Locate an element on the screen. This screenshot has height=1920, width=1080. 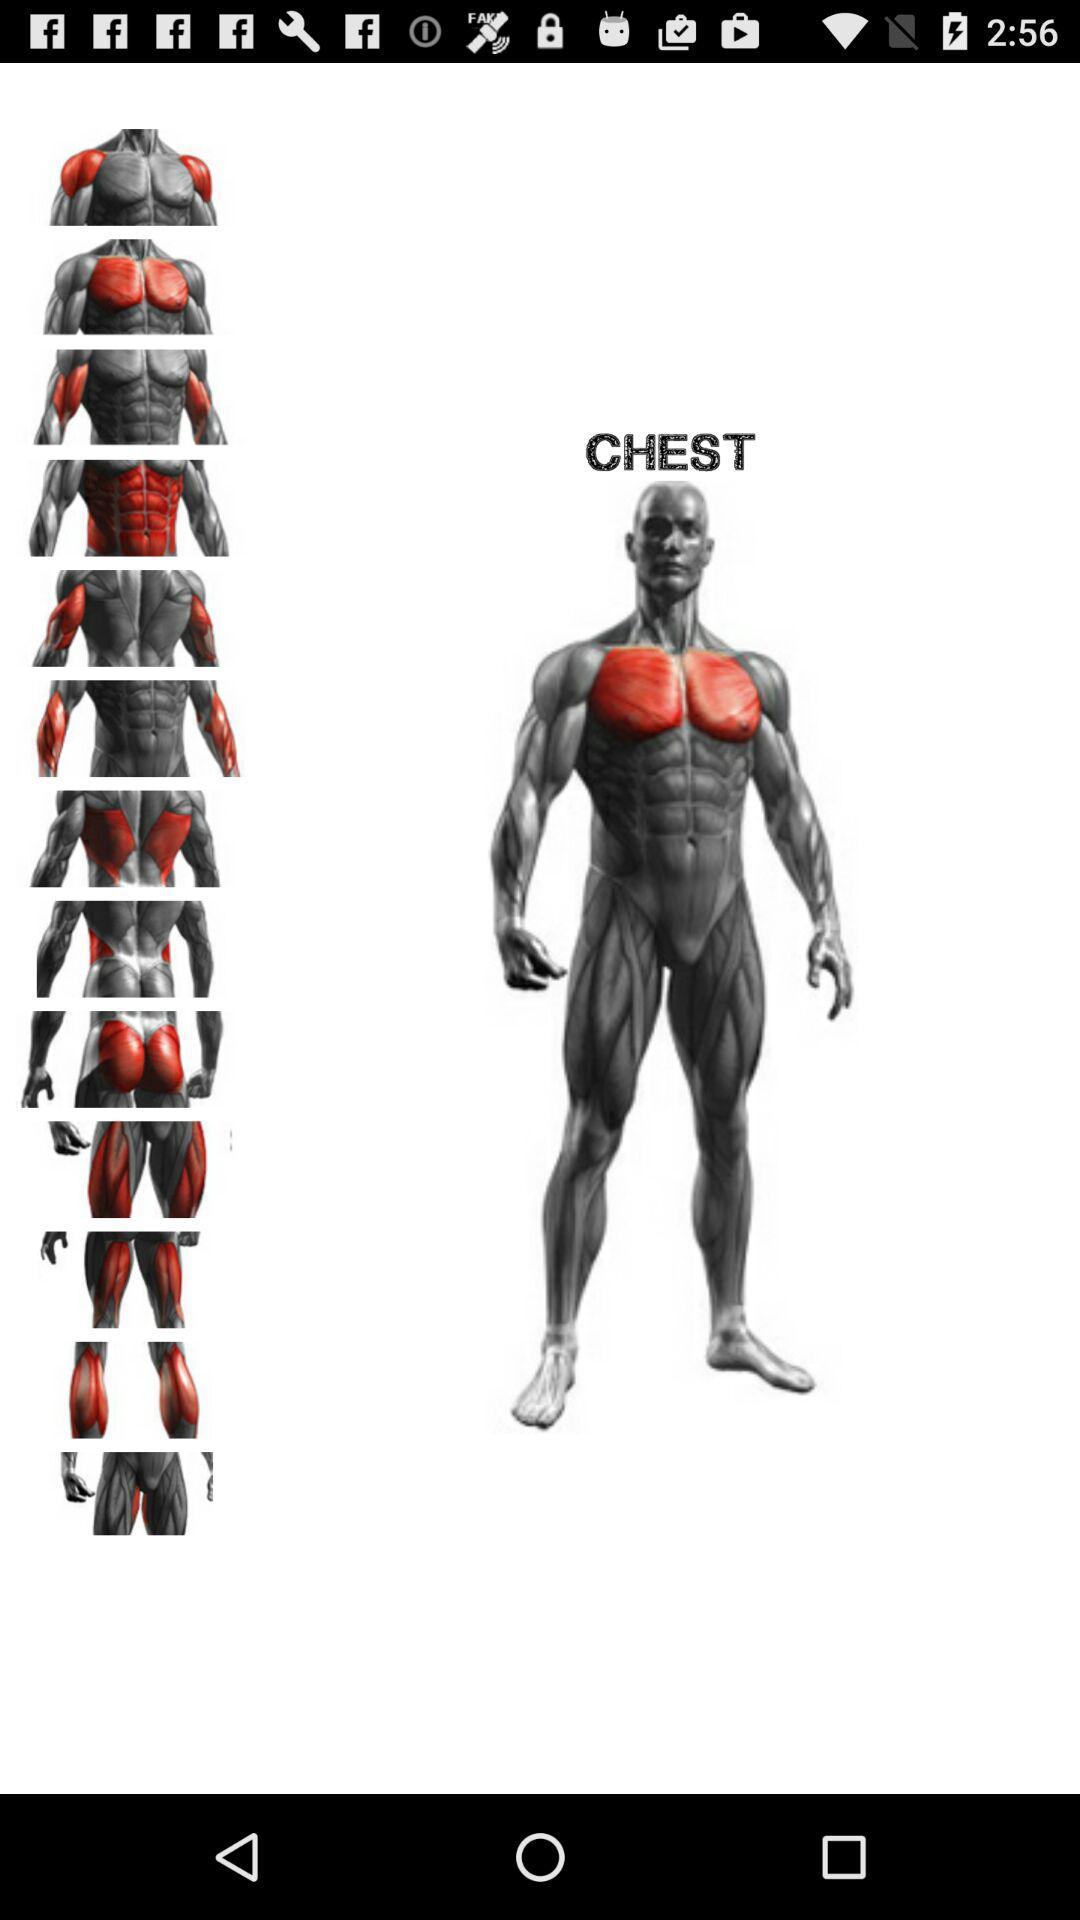
calves is located at coordinates (131, 1382).